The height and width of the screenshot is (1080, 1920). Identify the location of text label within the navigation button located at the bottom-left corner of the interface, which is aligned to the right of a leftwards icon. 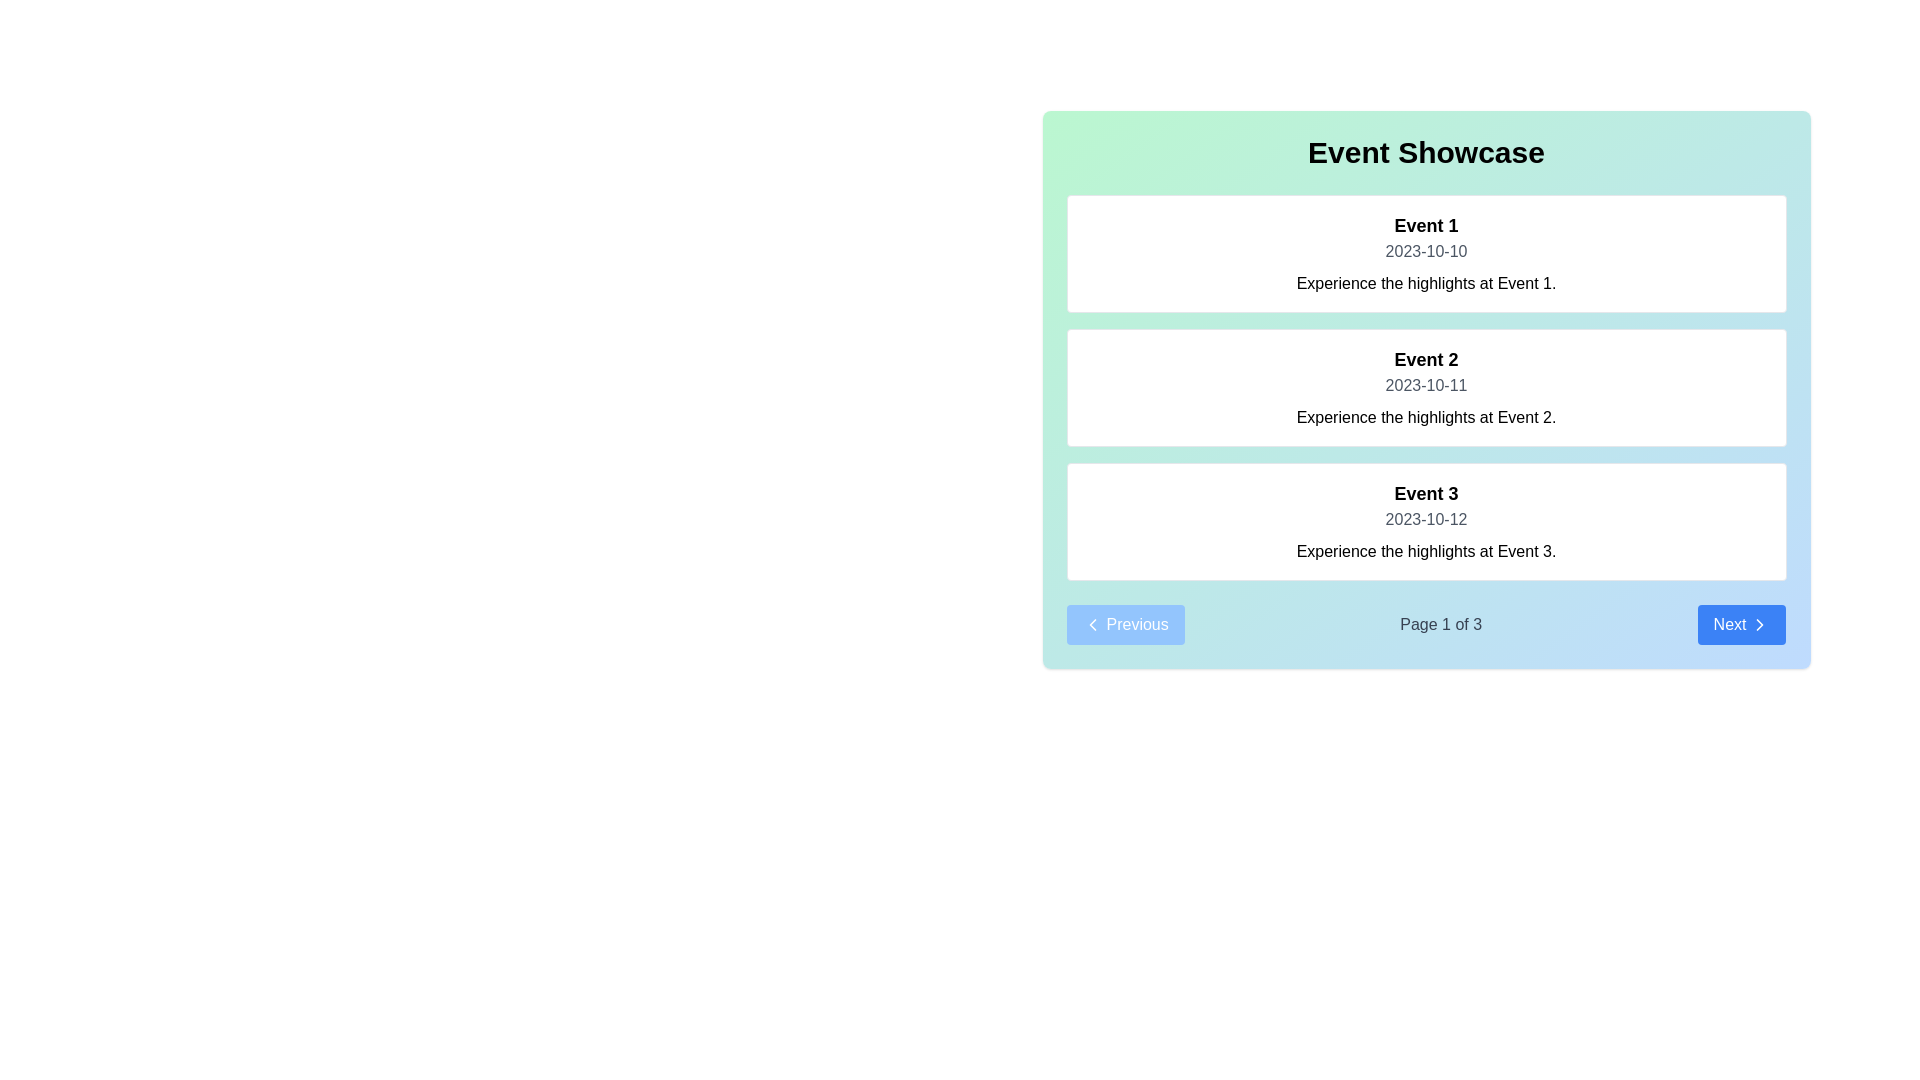
(1137, 623).